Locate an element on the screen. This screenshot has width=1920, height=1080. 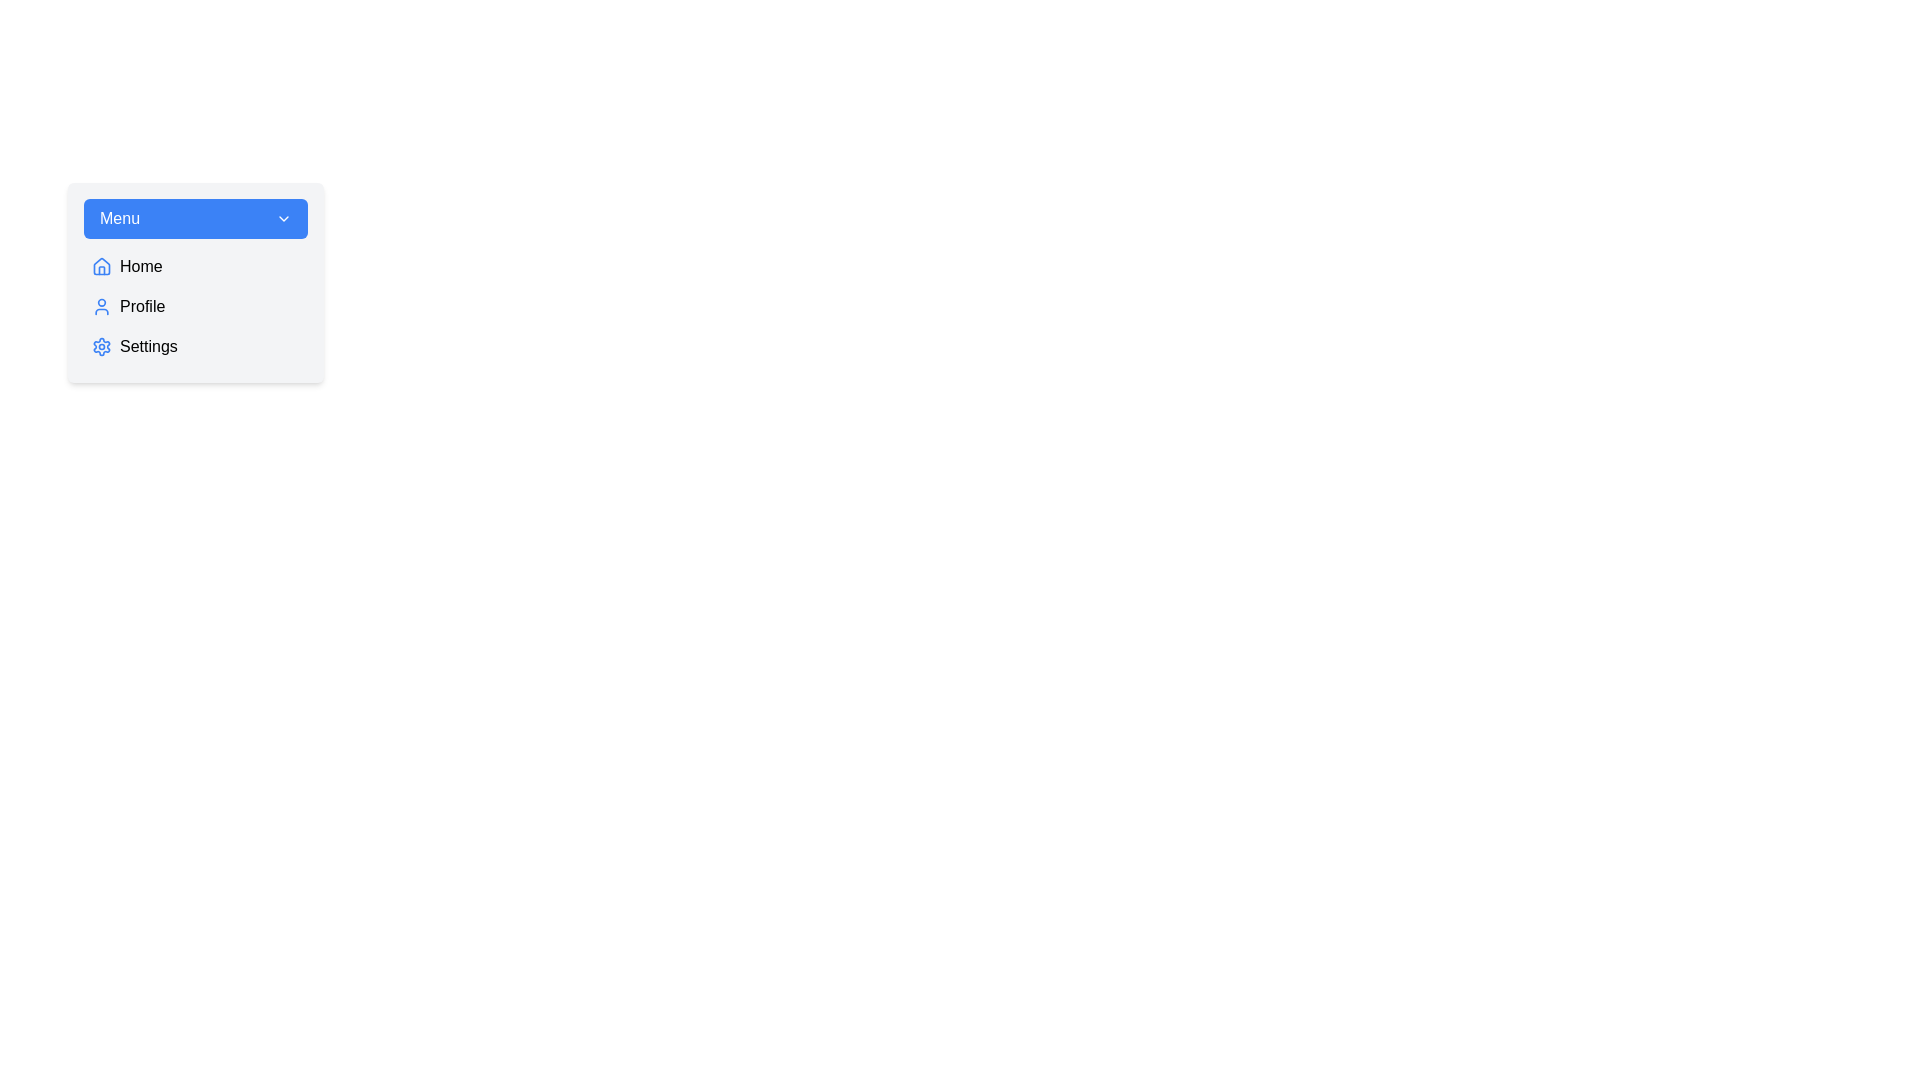
the menu button to toggle the menu's open/closed state is located at coordinates (196, 219).